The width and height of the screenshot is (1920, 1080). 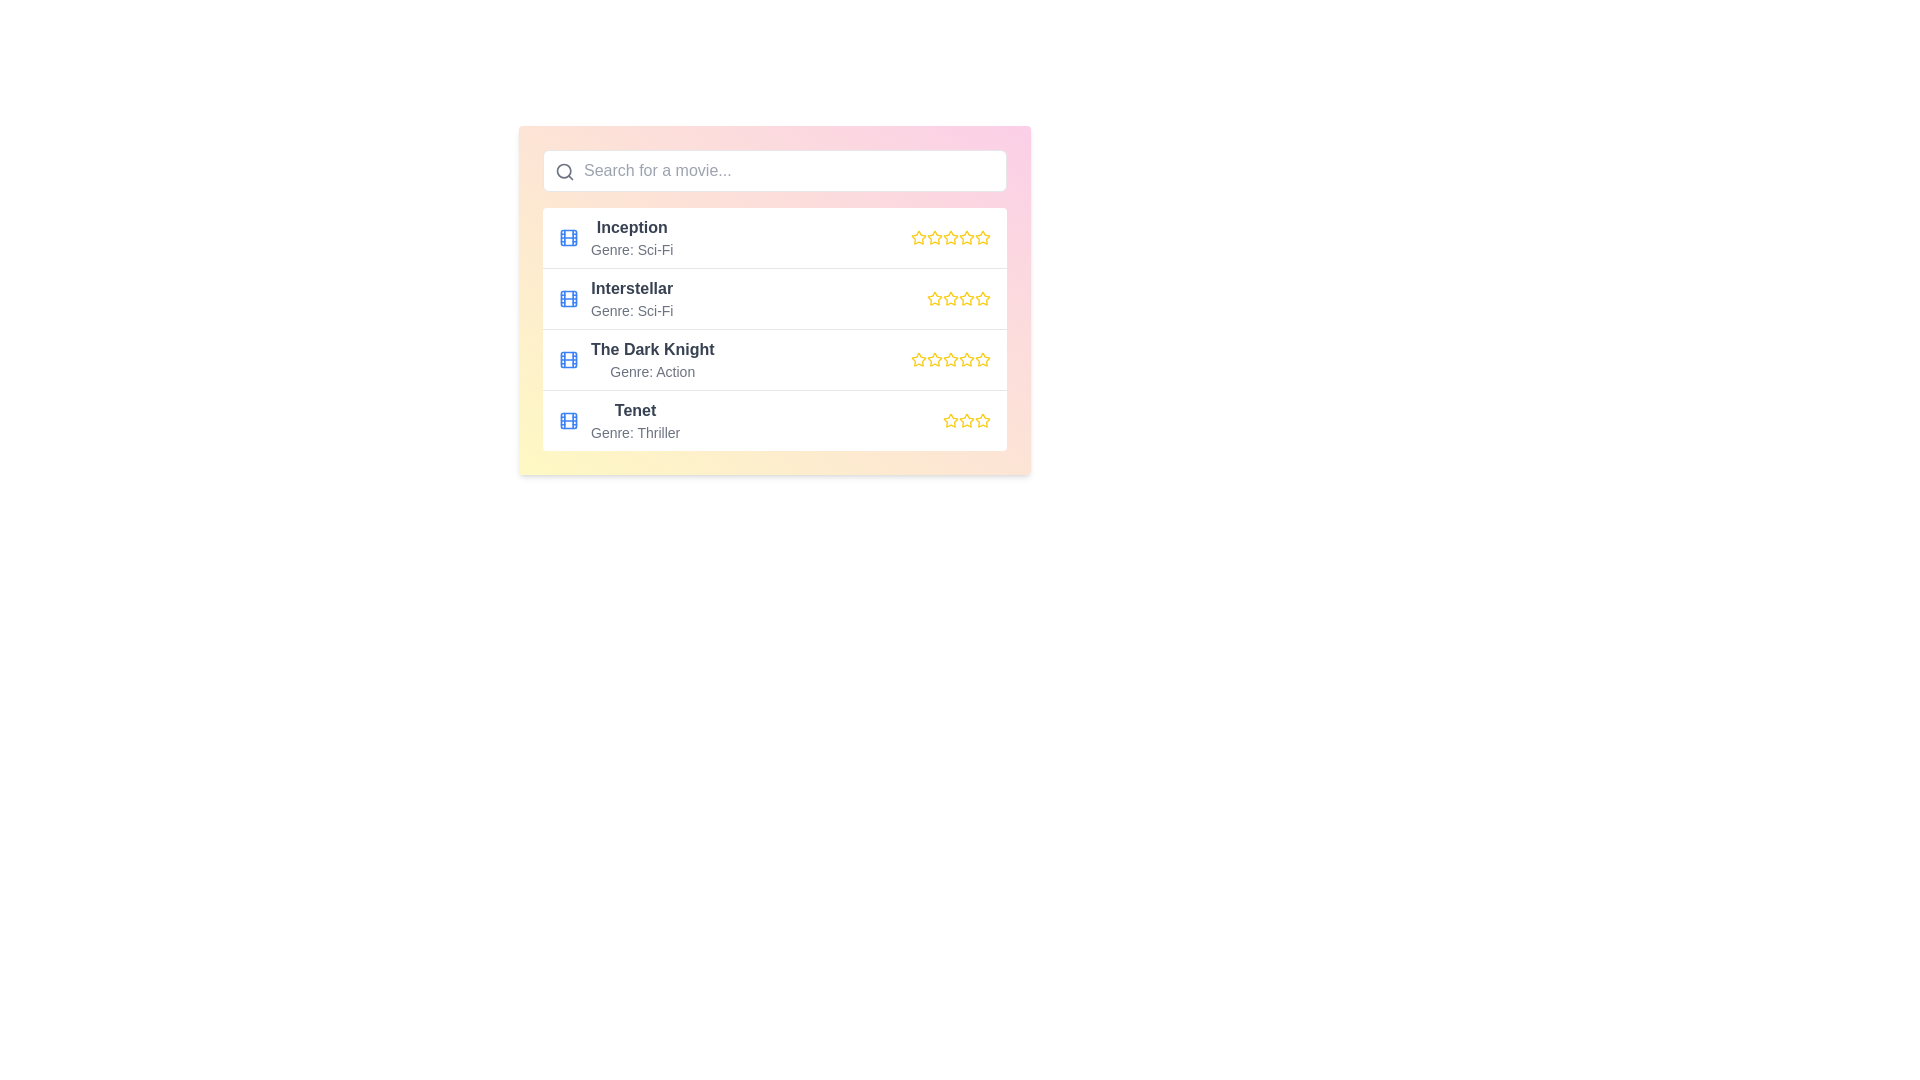 What do you see at coordinates (568, 237) in the screenshot?
I see `the topmost blue rectangle icon representing the film reel, located beside the 'Inception' movie title to focus or select the associated movie` at bounding box center [568, 237].